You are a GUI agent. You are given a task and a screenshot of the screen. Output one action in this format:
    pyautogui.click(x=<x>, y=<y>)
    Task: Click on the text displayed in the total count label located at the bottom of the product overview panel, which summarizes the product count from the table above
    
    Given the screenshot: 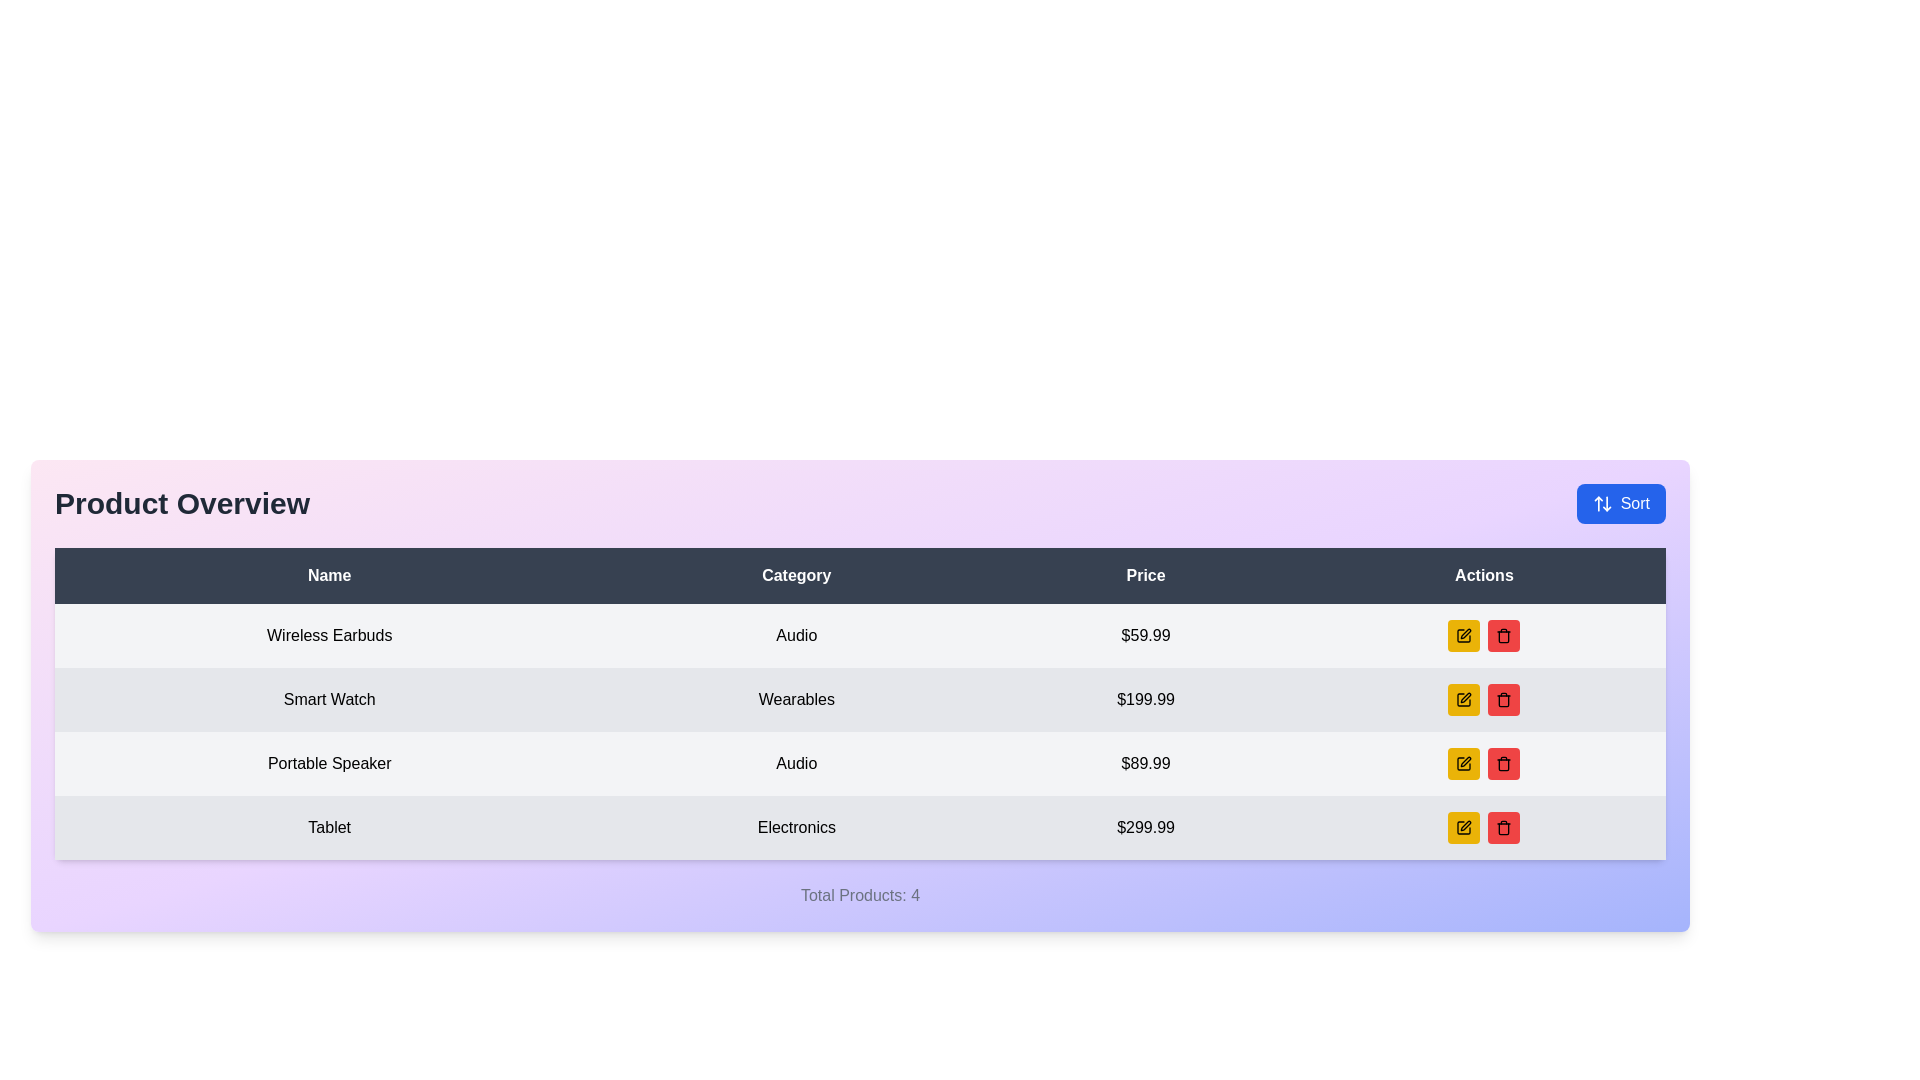 What is the action you would take?
    pyautogui.click(x=860, y=894)
    